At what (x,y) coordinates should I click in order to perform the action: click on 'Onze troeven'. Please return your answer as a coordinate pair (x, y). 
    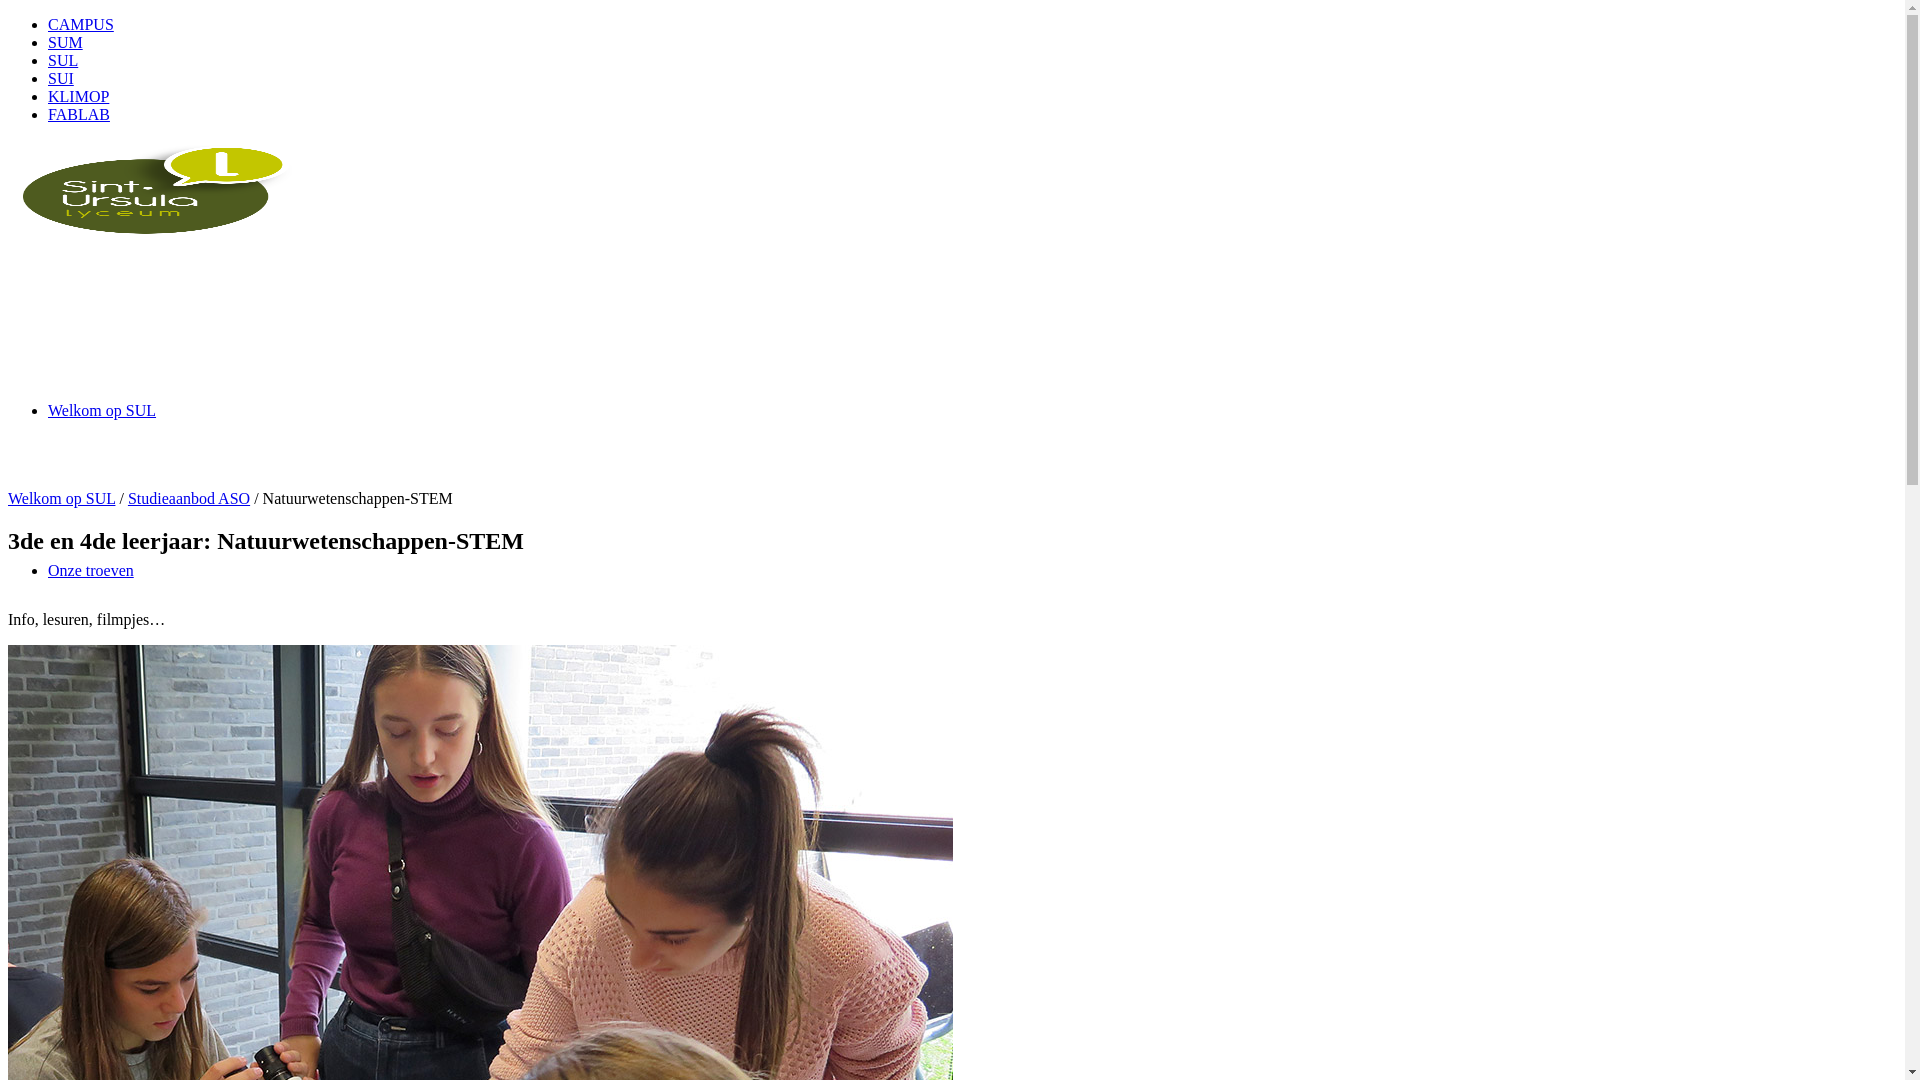
    Looking at the image, I should click on (90, 570).